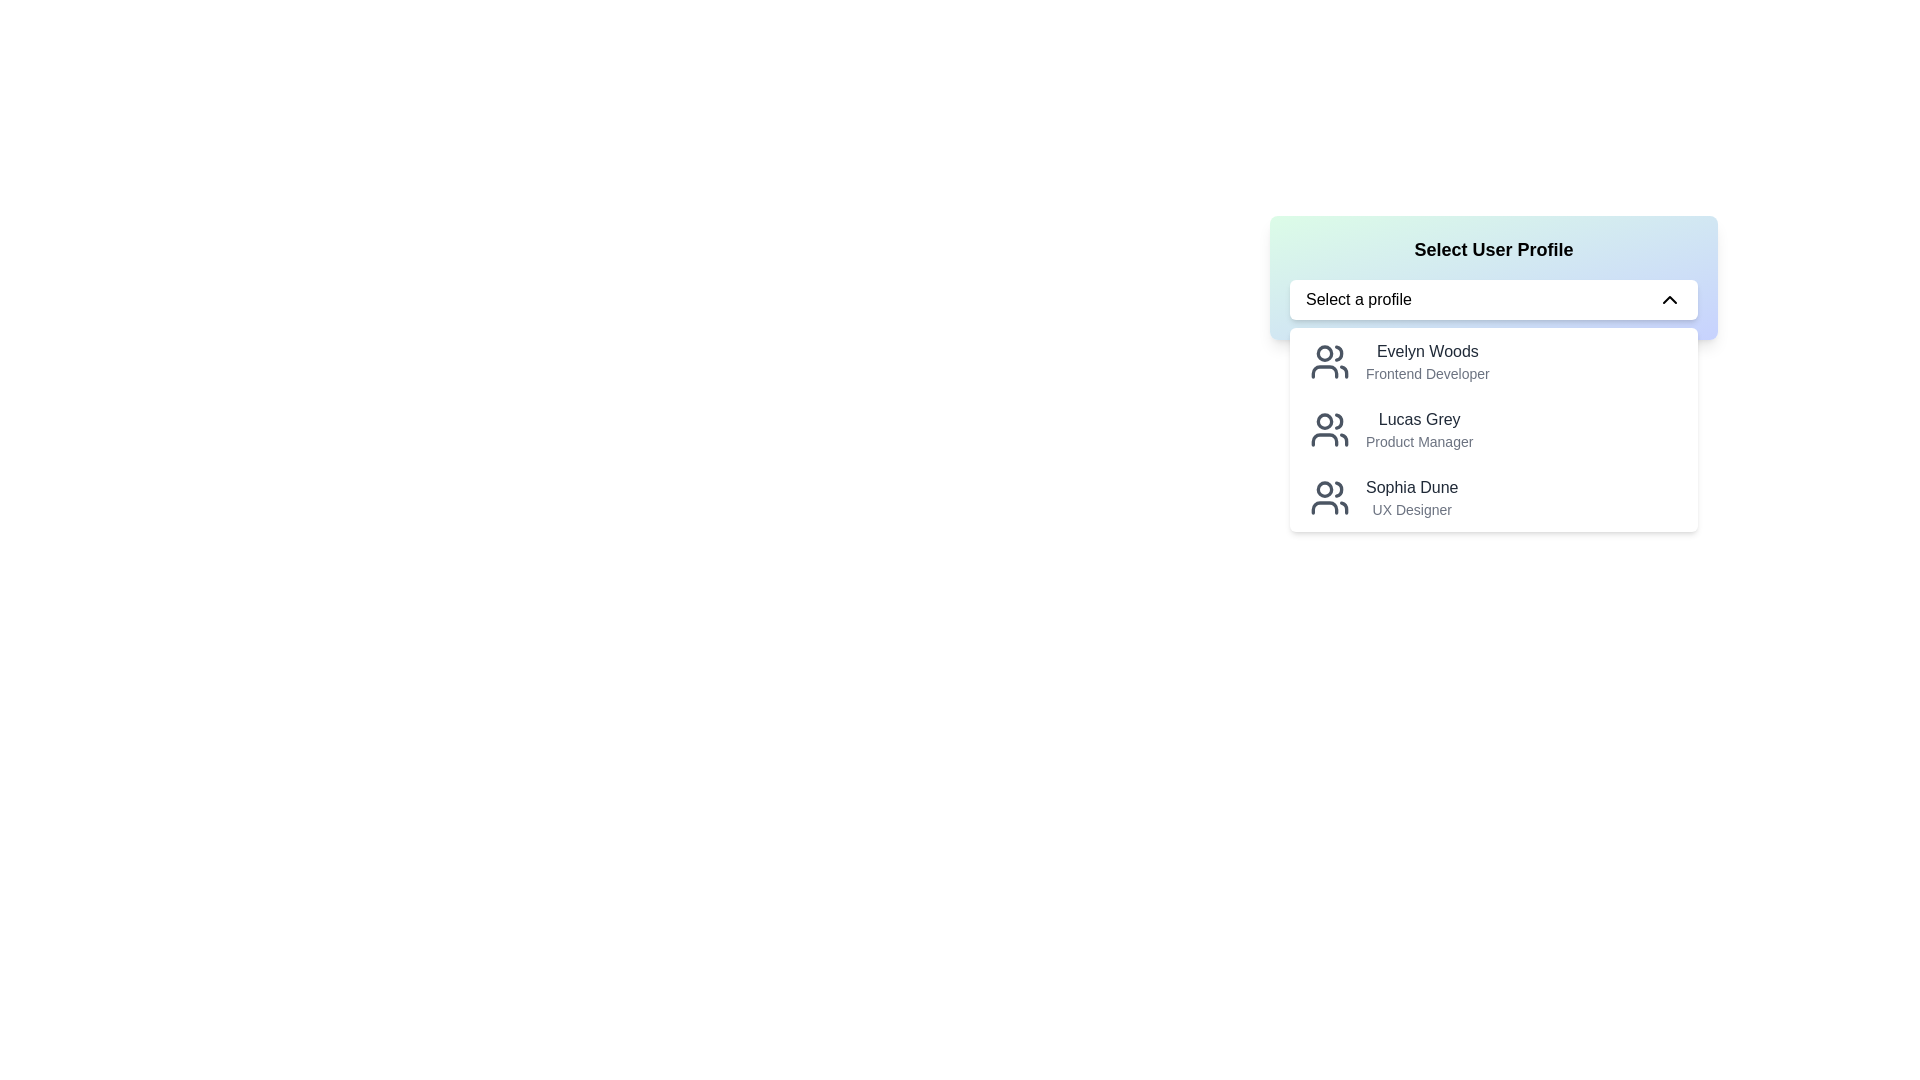 Image resolution: width=1920 pixels, height=1080 pixels. I want to click on text content of the 'Lucas Grey' label located in the dropdown menu under 'Select User Profile', so click(1418, 419).